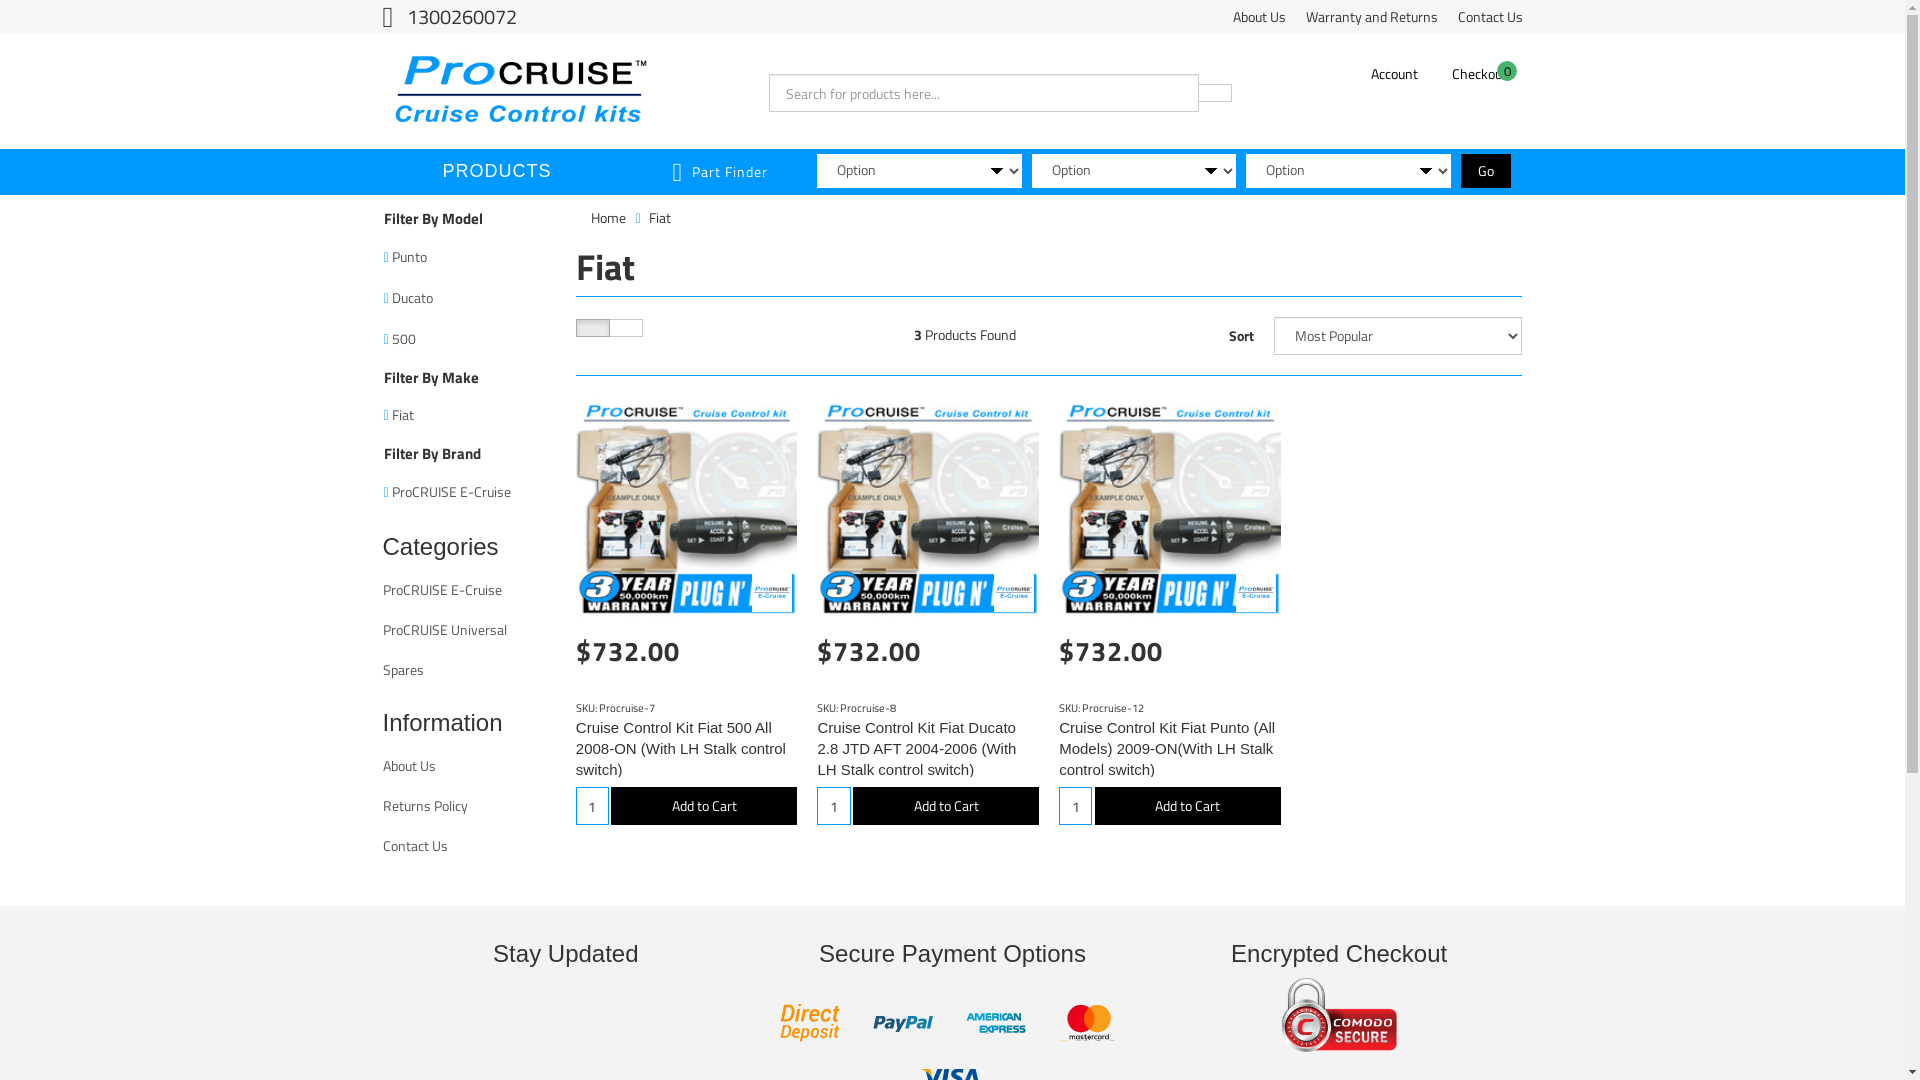  Describe the element at coordinates (467, 765) in the screenshot. I see `'About Us'` at that location.